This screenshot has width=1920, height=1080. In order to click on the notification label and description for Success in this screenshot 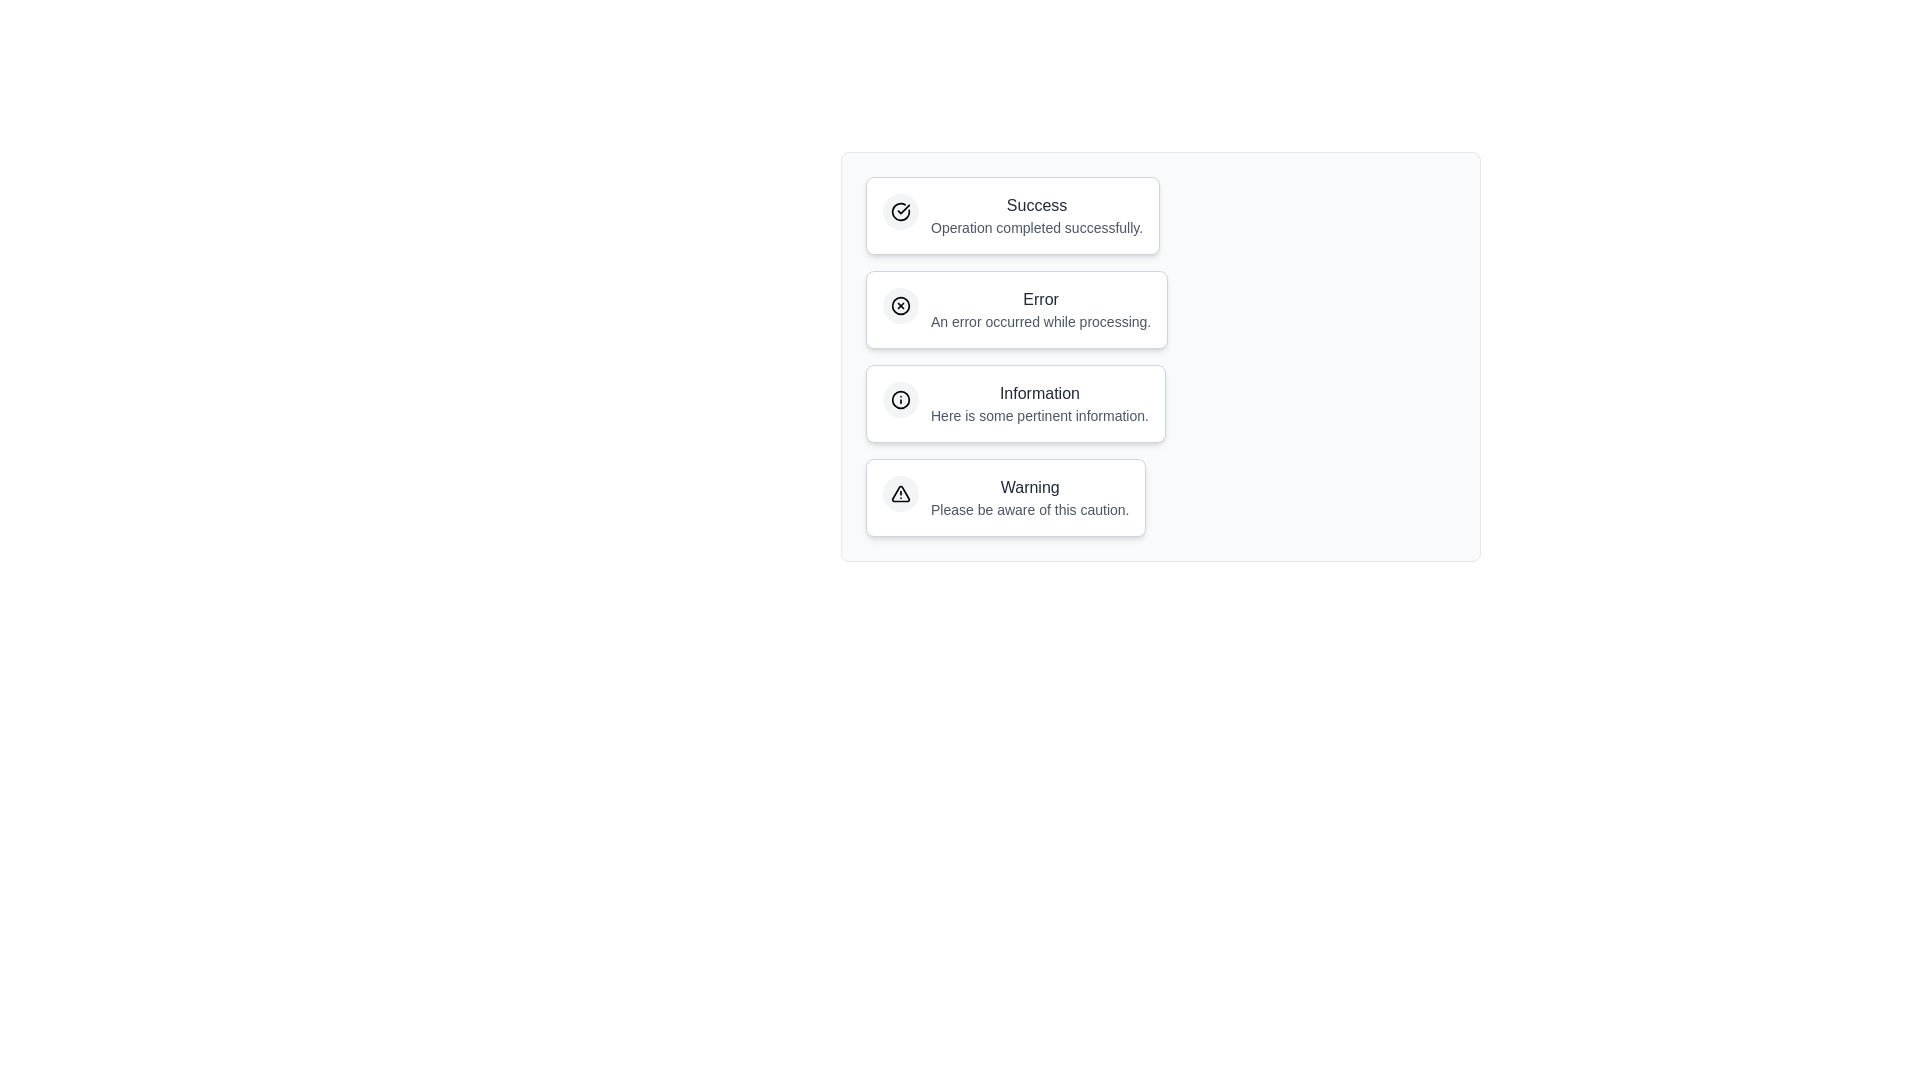, I will do `click(1013, 216)`.